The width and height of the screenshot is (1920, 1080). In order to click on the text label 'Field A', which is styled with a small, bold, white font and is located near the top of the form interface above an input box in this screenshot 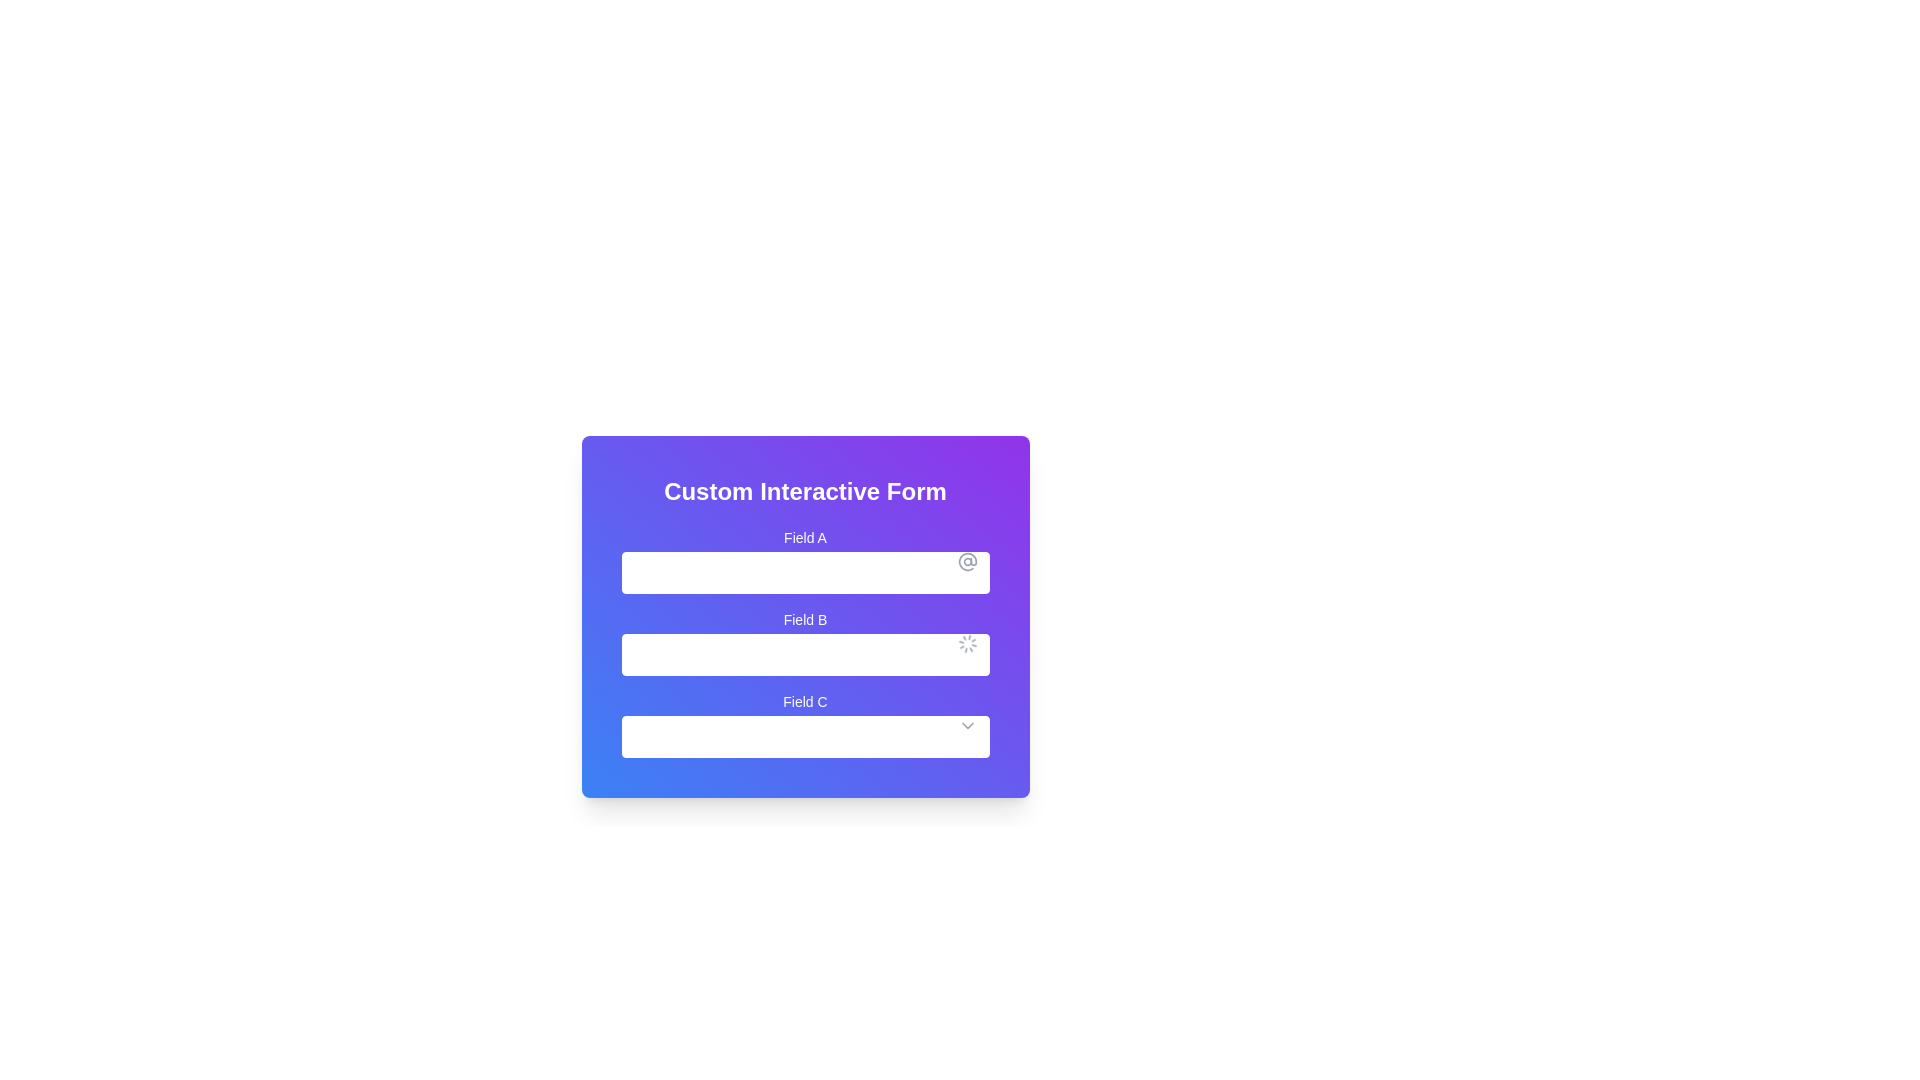, I will do `click(805, 536)`.